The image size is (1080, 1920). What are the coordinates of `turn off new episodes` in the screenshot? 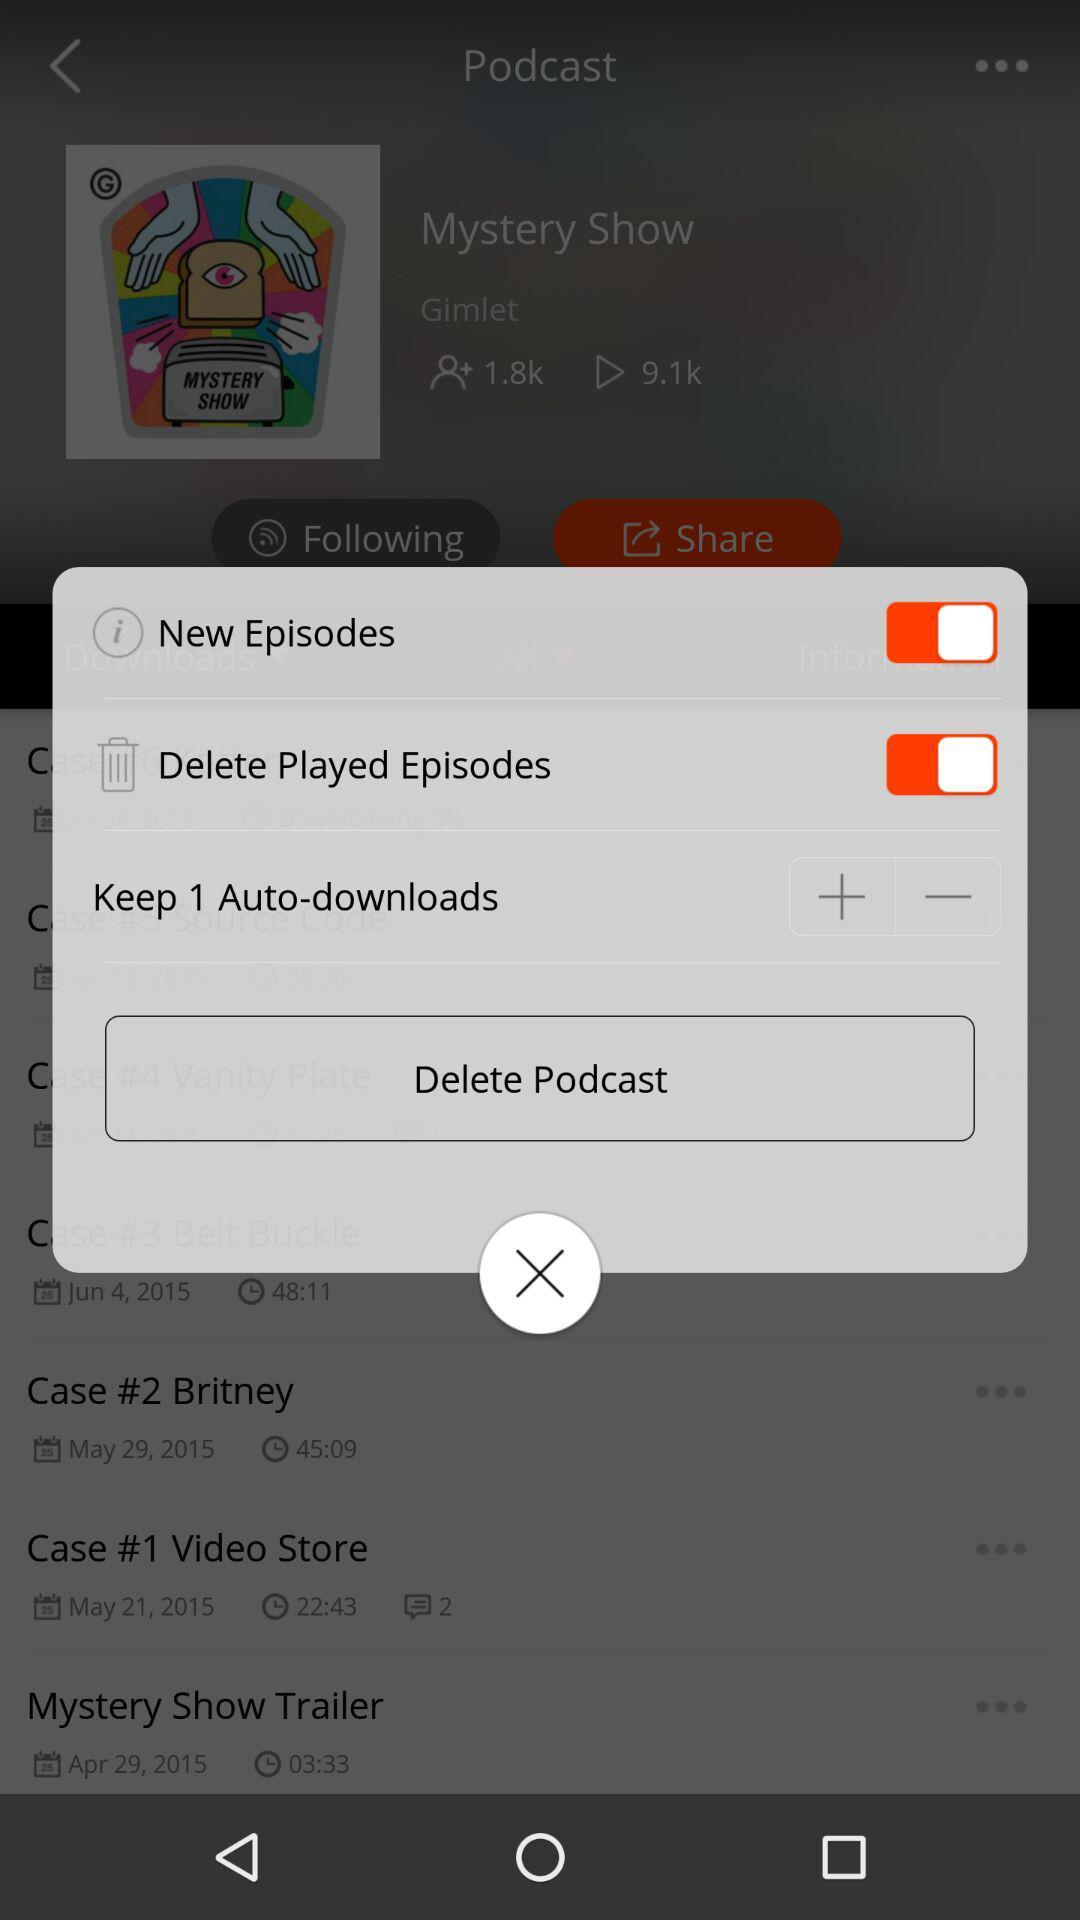 It's located at (941, 631).